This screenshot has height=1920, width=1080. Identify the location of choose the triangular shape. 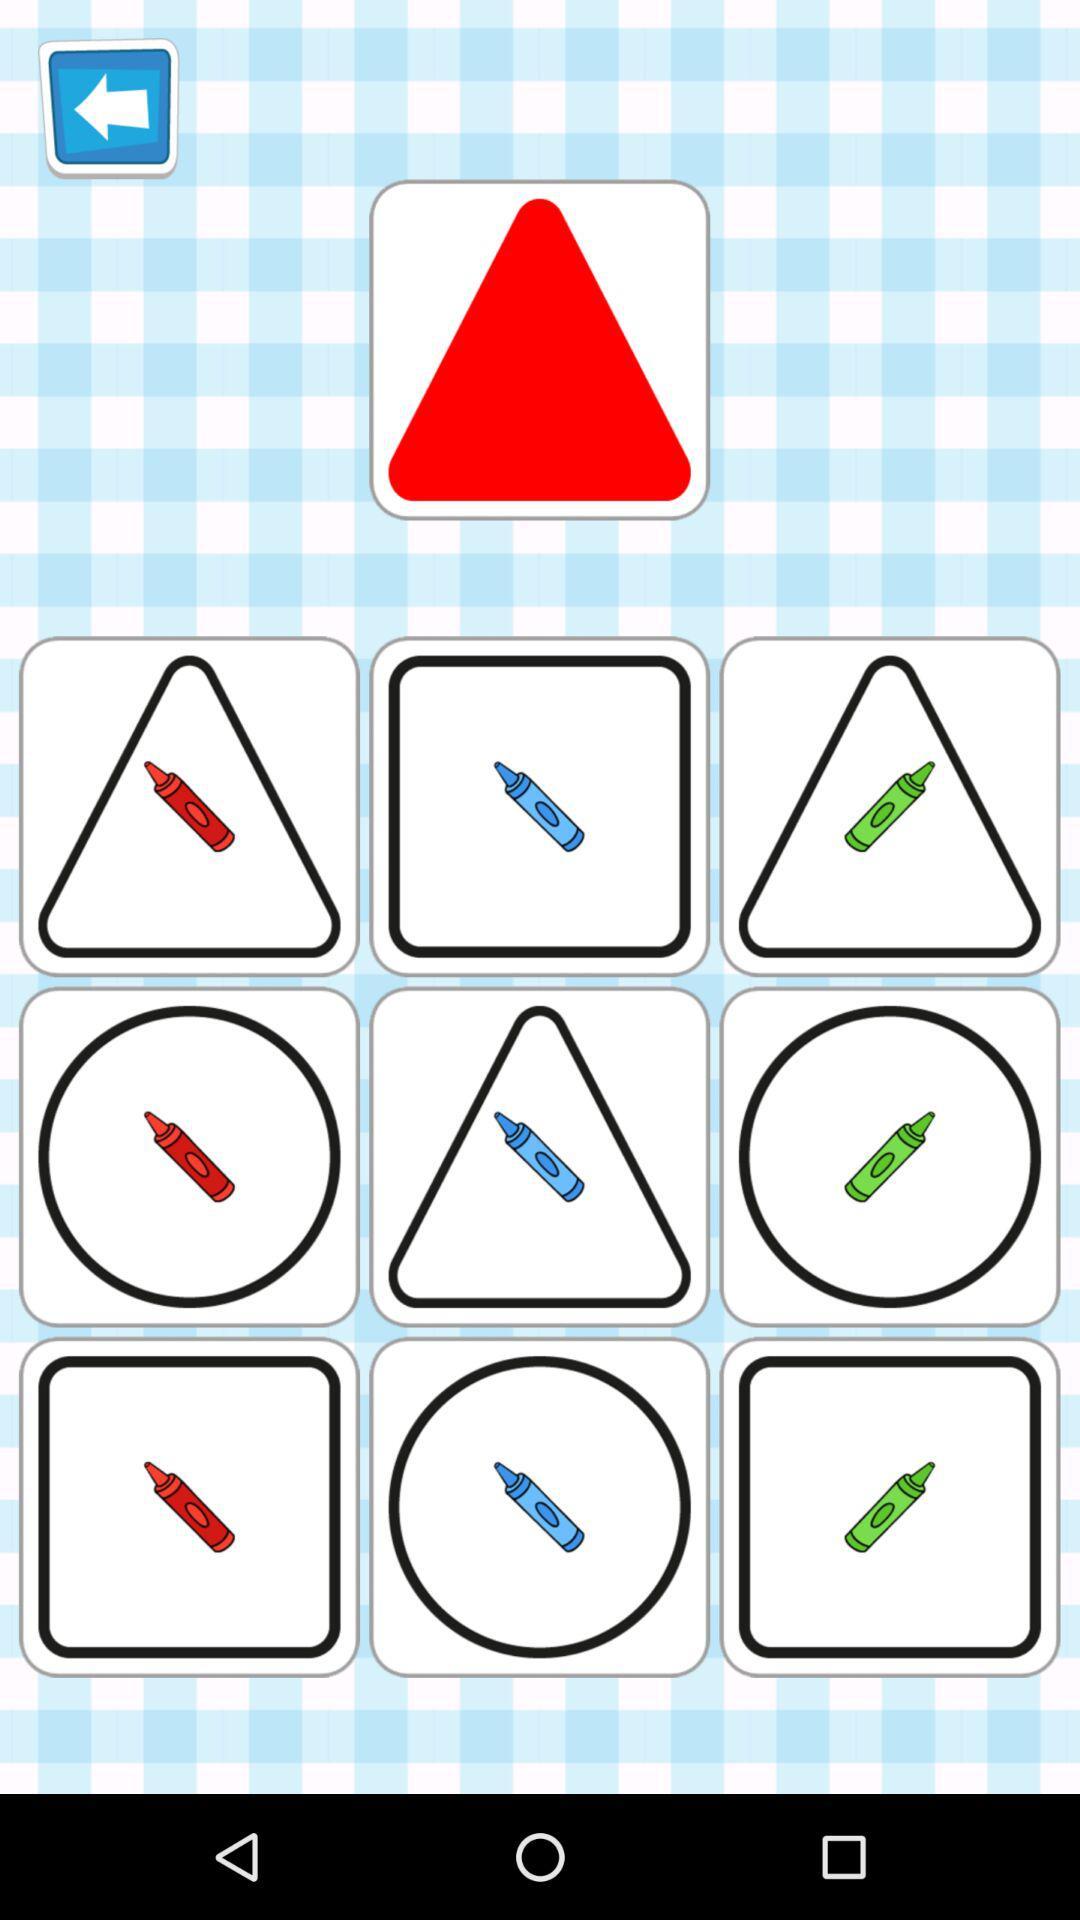
(538, 349).